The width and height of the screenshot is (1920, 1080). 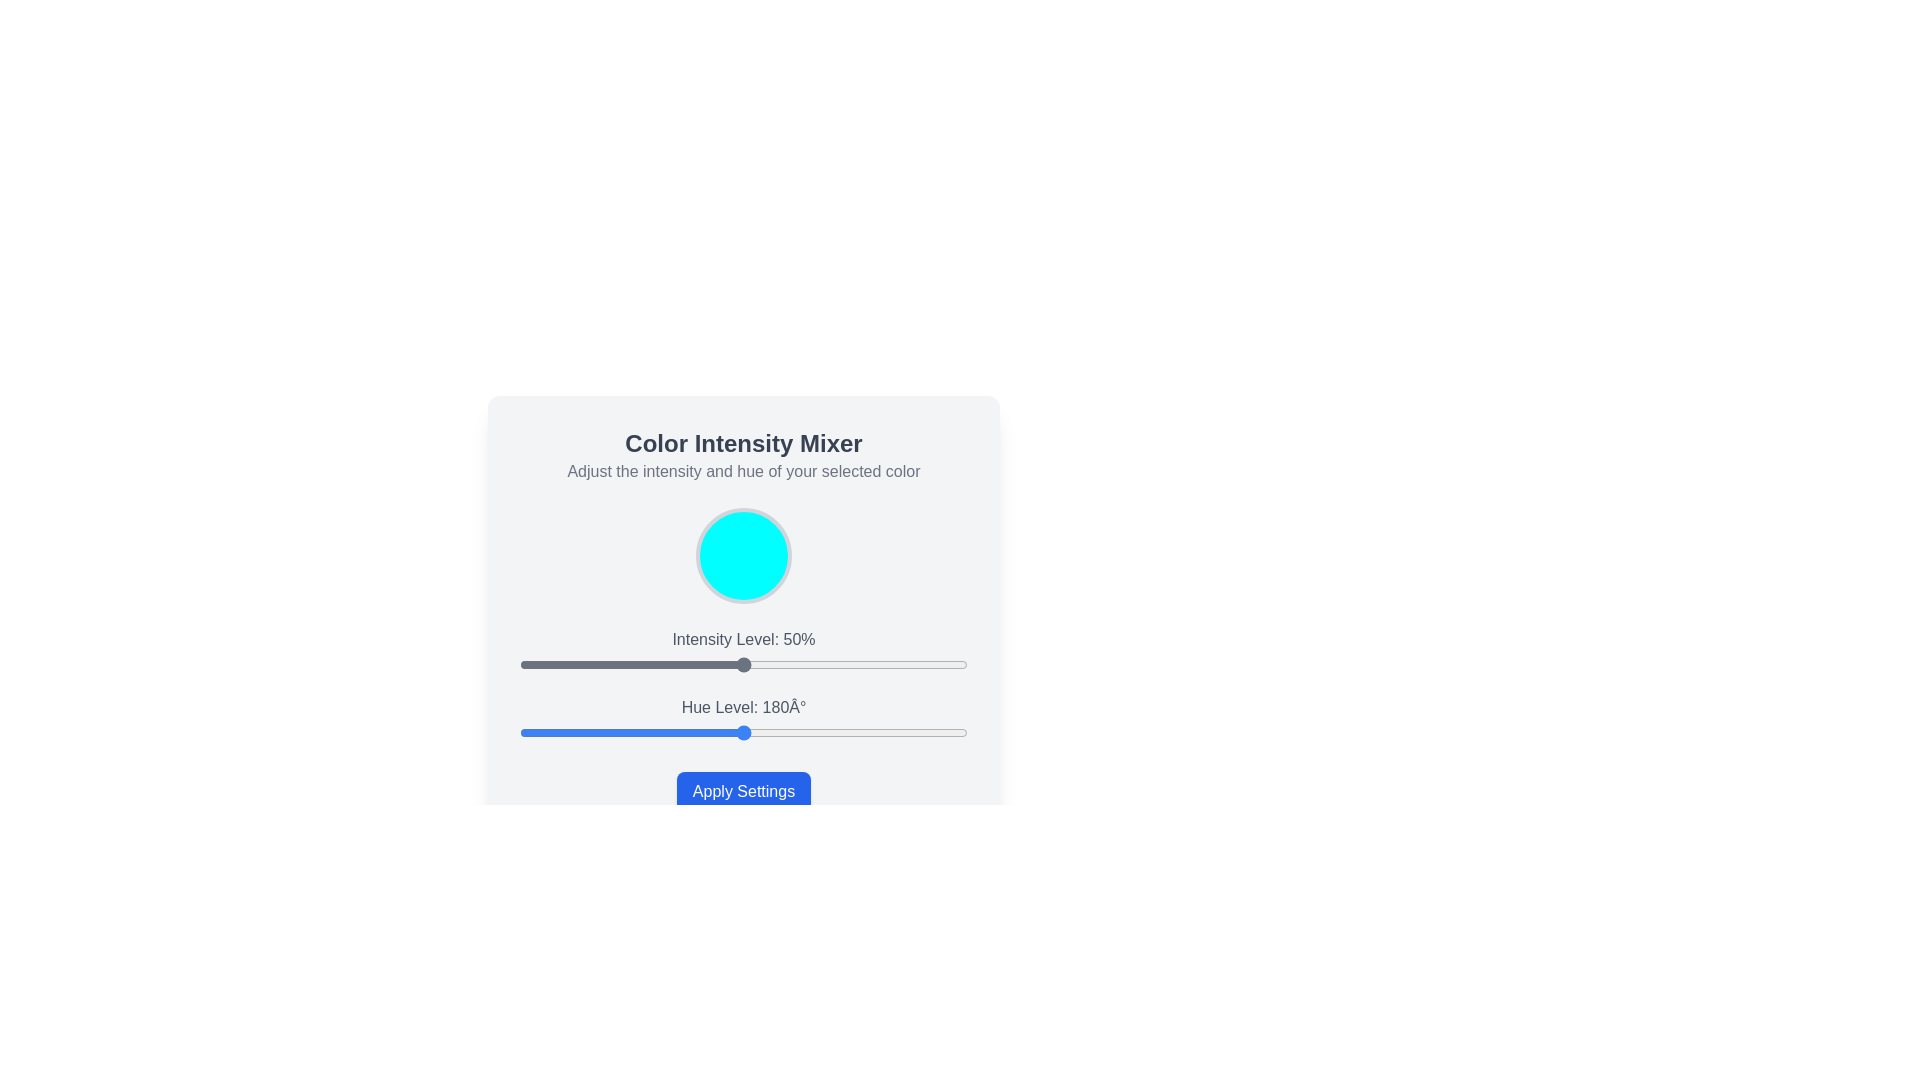 What do you see at coordinates (877, 732) in the screenshot?
I see `the hue level slider to 287°` at bounding box center [877, 732].